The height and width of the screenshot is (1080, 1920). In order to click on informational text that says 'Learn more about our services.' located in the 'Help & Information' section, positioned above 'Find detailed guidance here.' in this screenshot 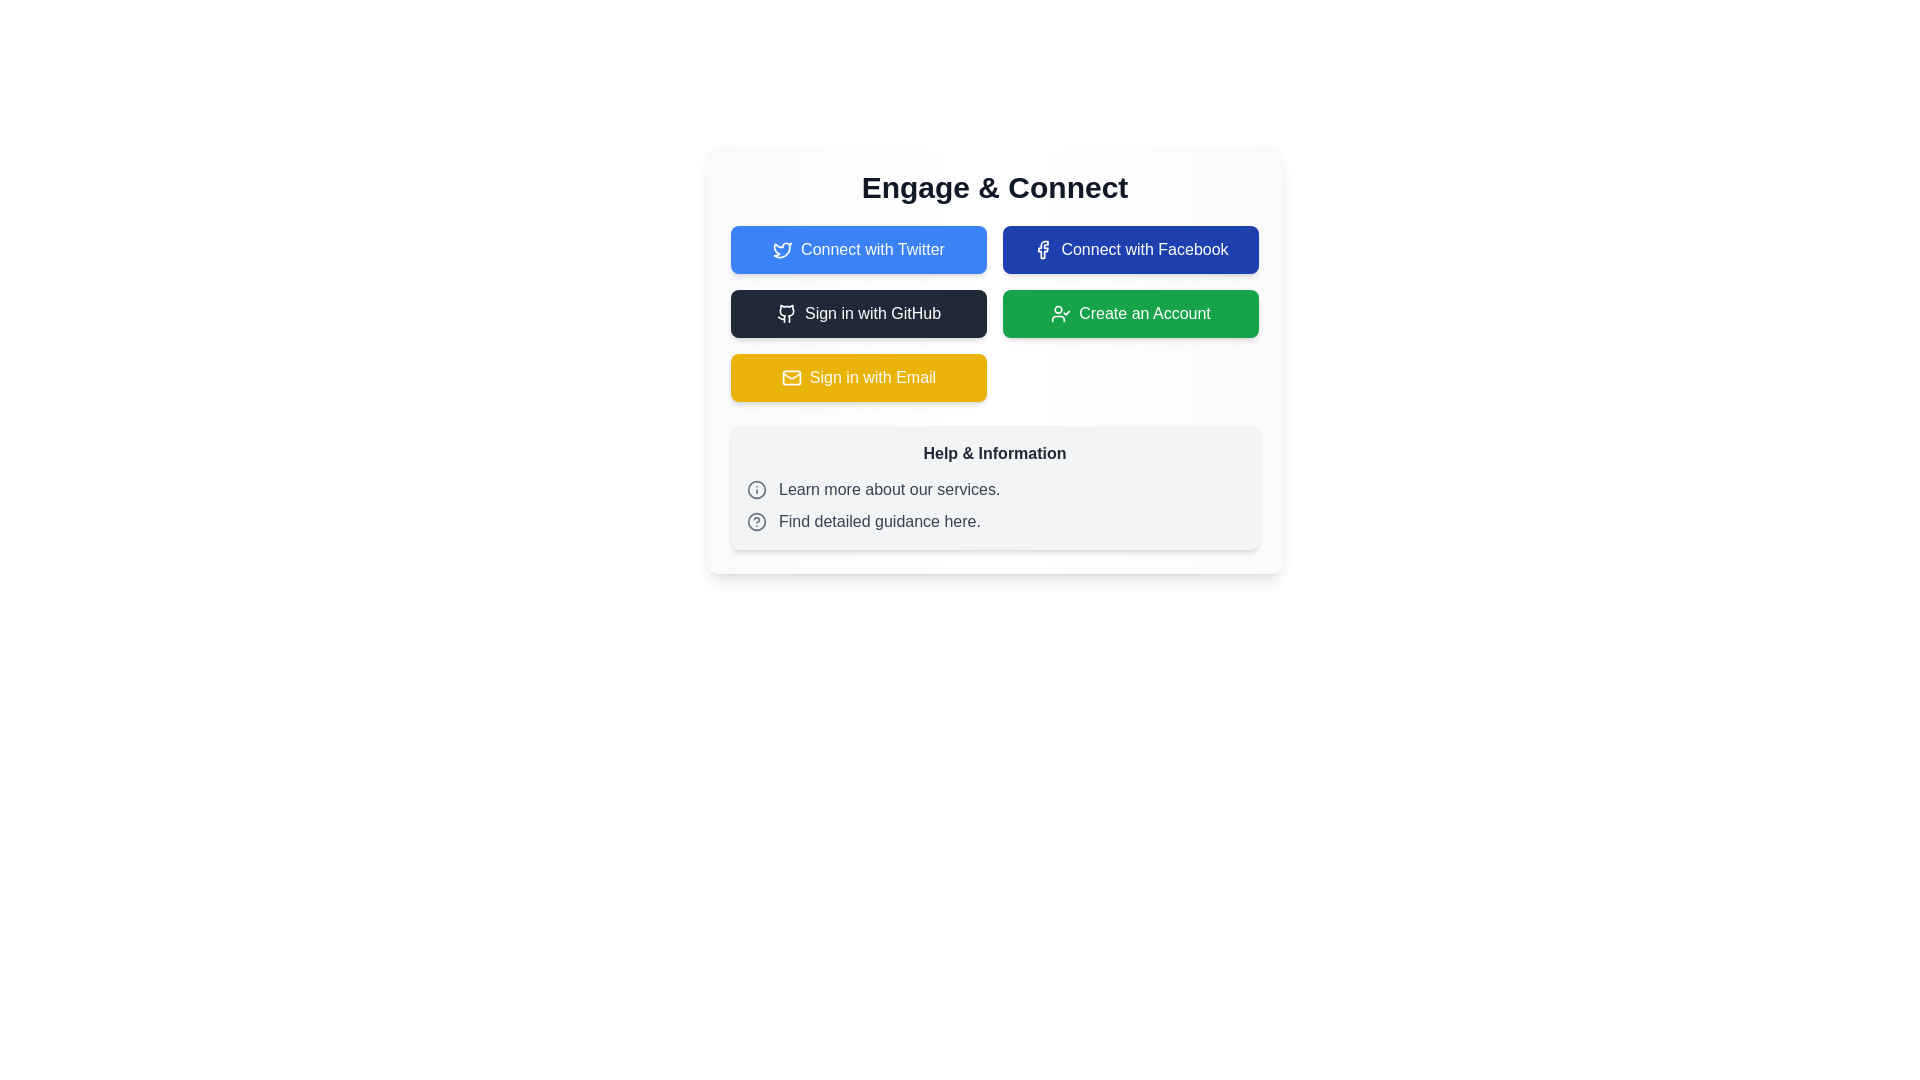, I will do `click(994, 489)`.